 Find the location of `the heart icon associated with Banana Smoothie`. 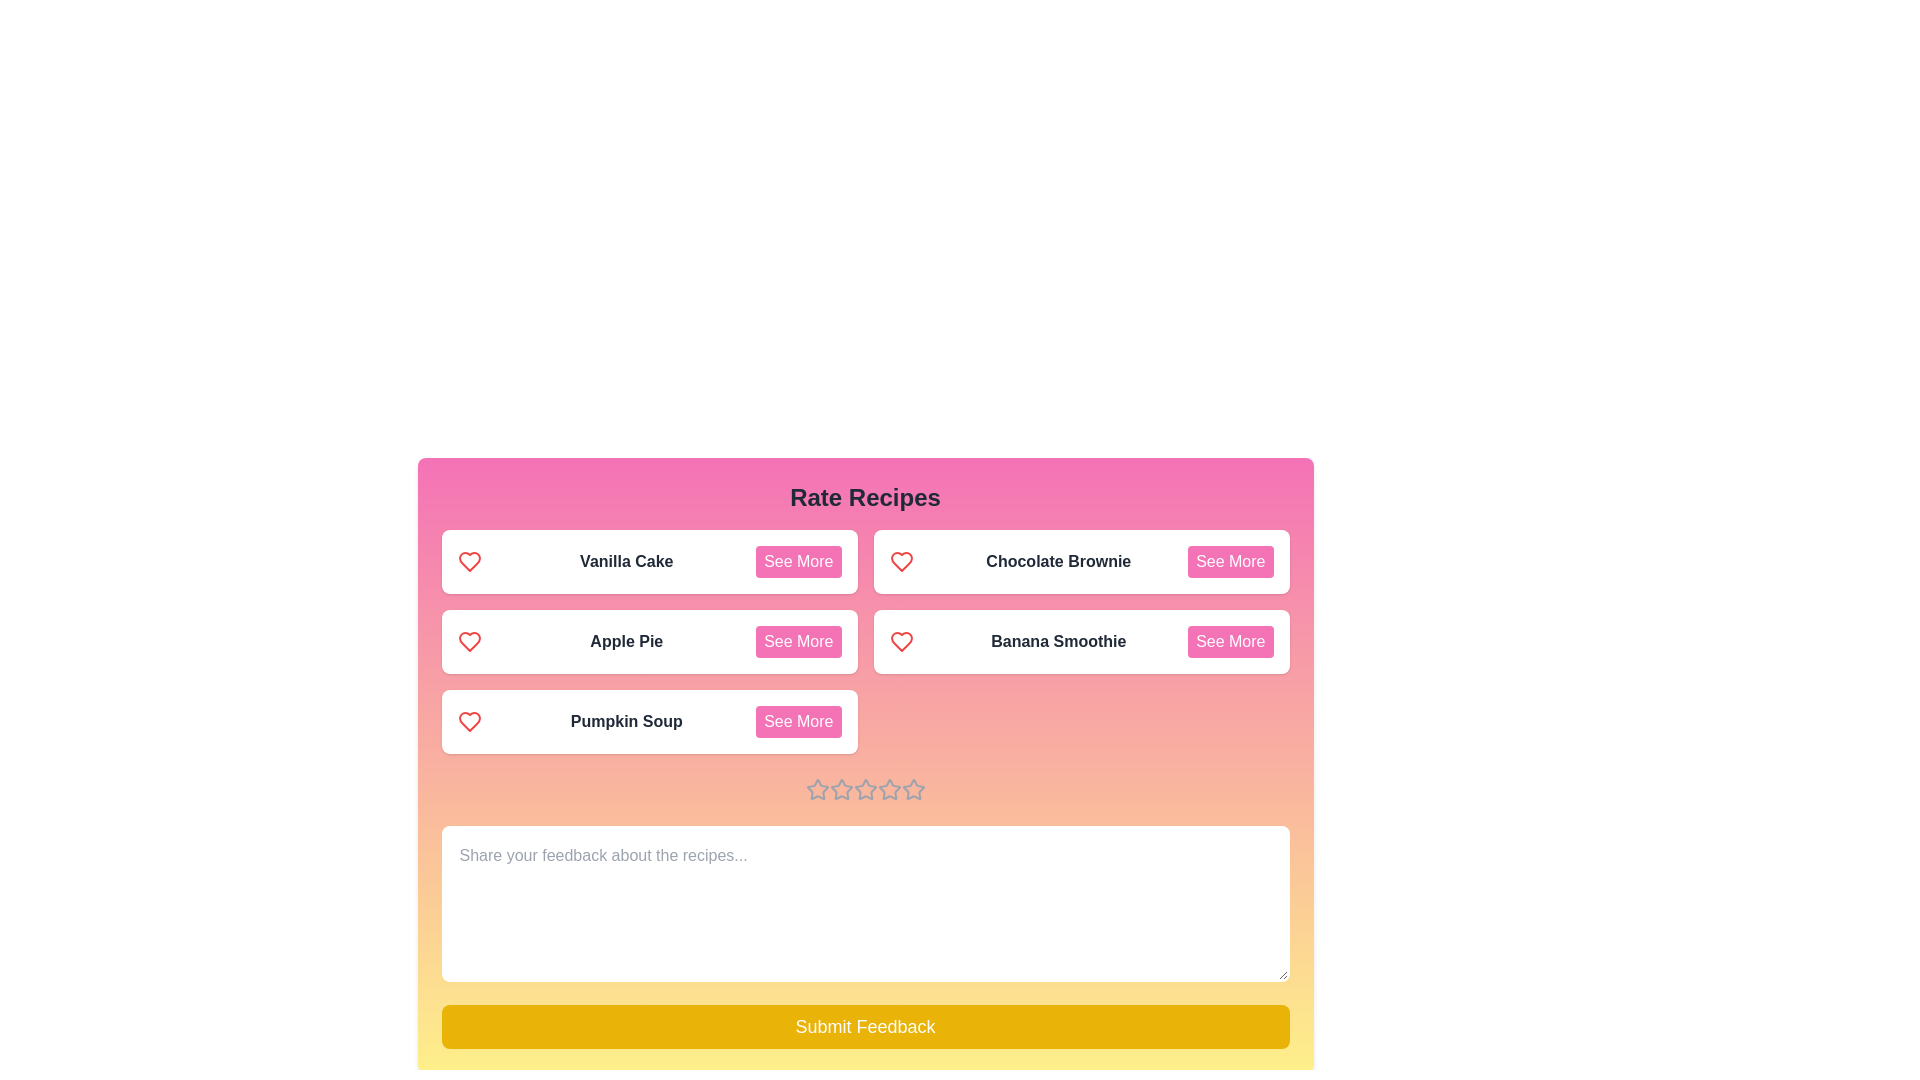

the heart icon associated with Banana Smoothie is located at coordinates (900, 641).